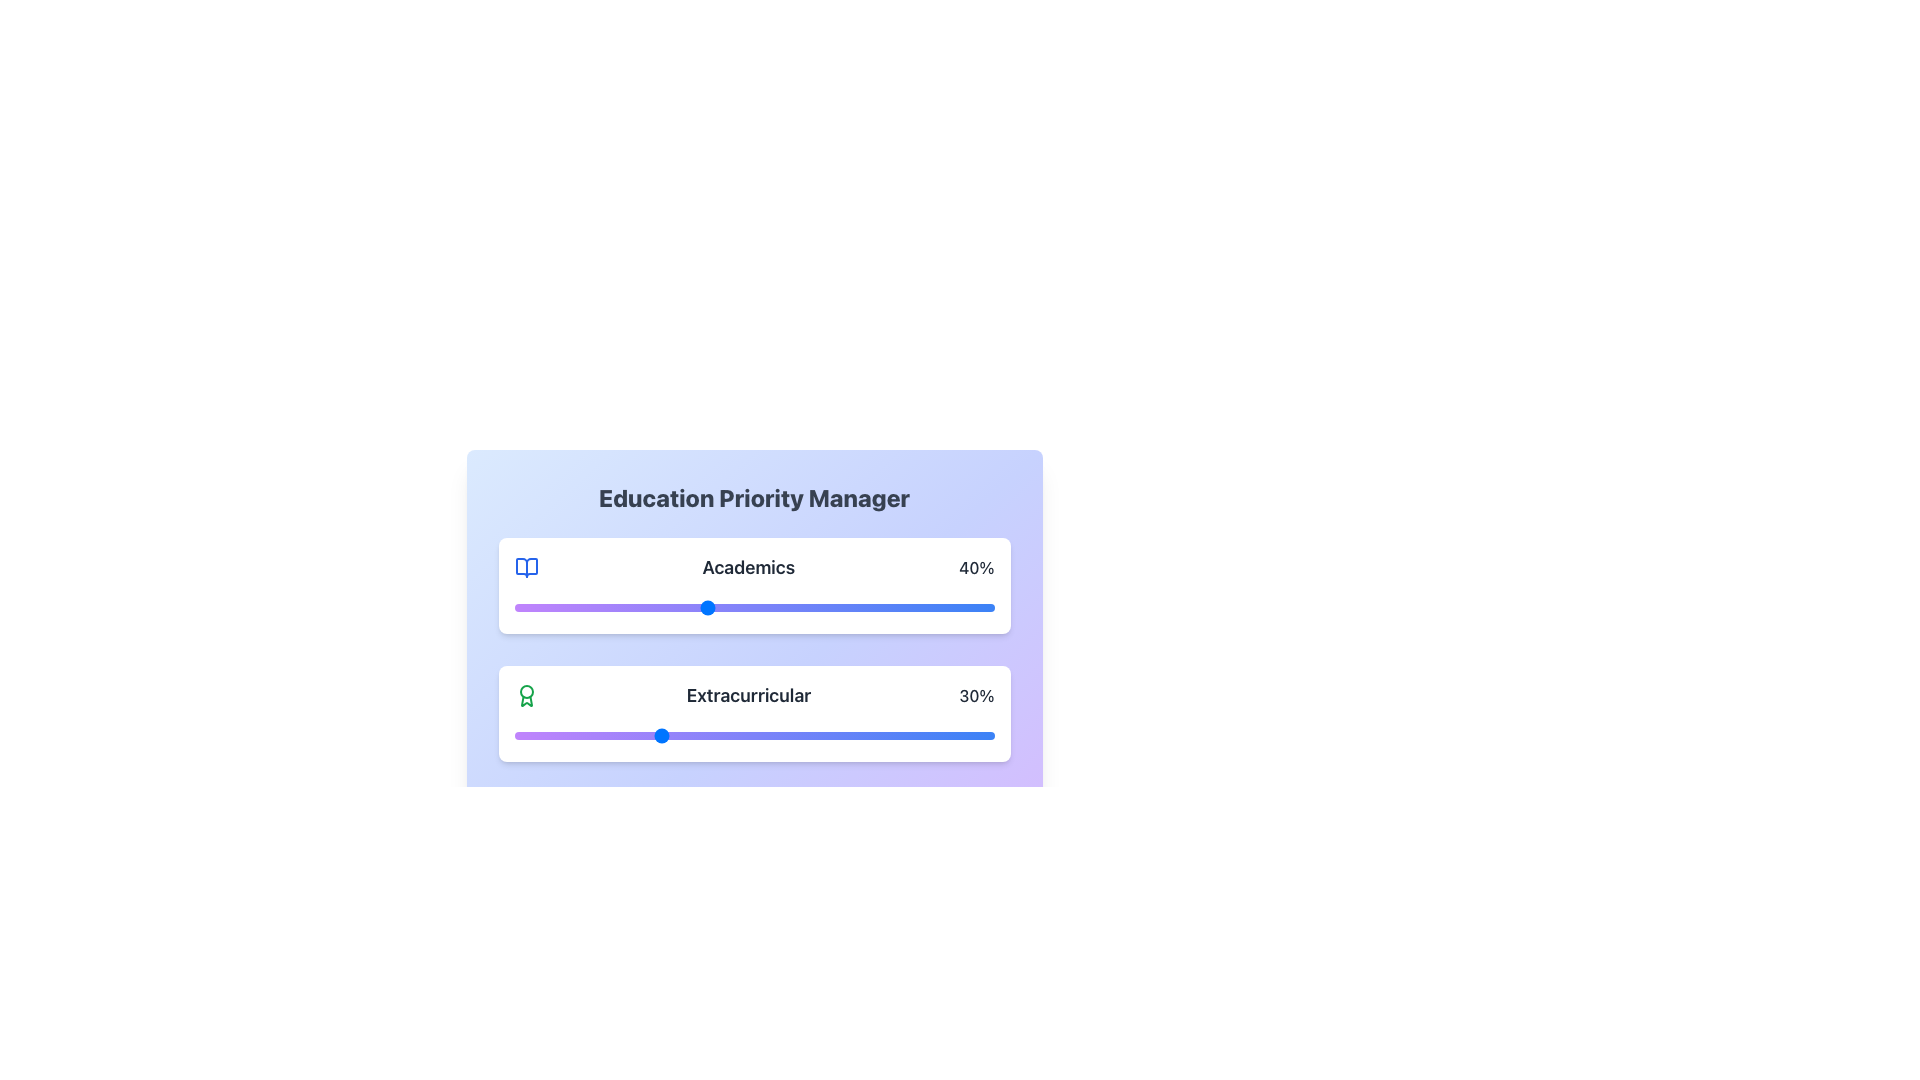  I want to click on the slider, so click(840, 736).